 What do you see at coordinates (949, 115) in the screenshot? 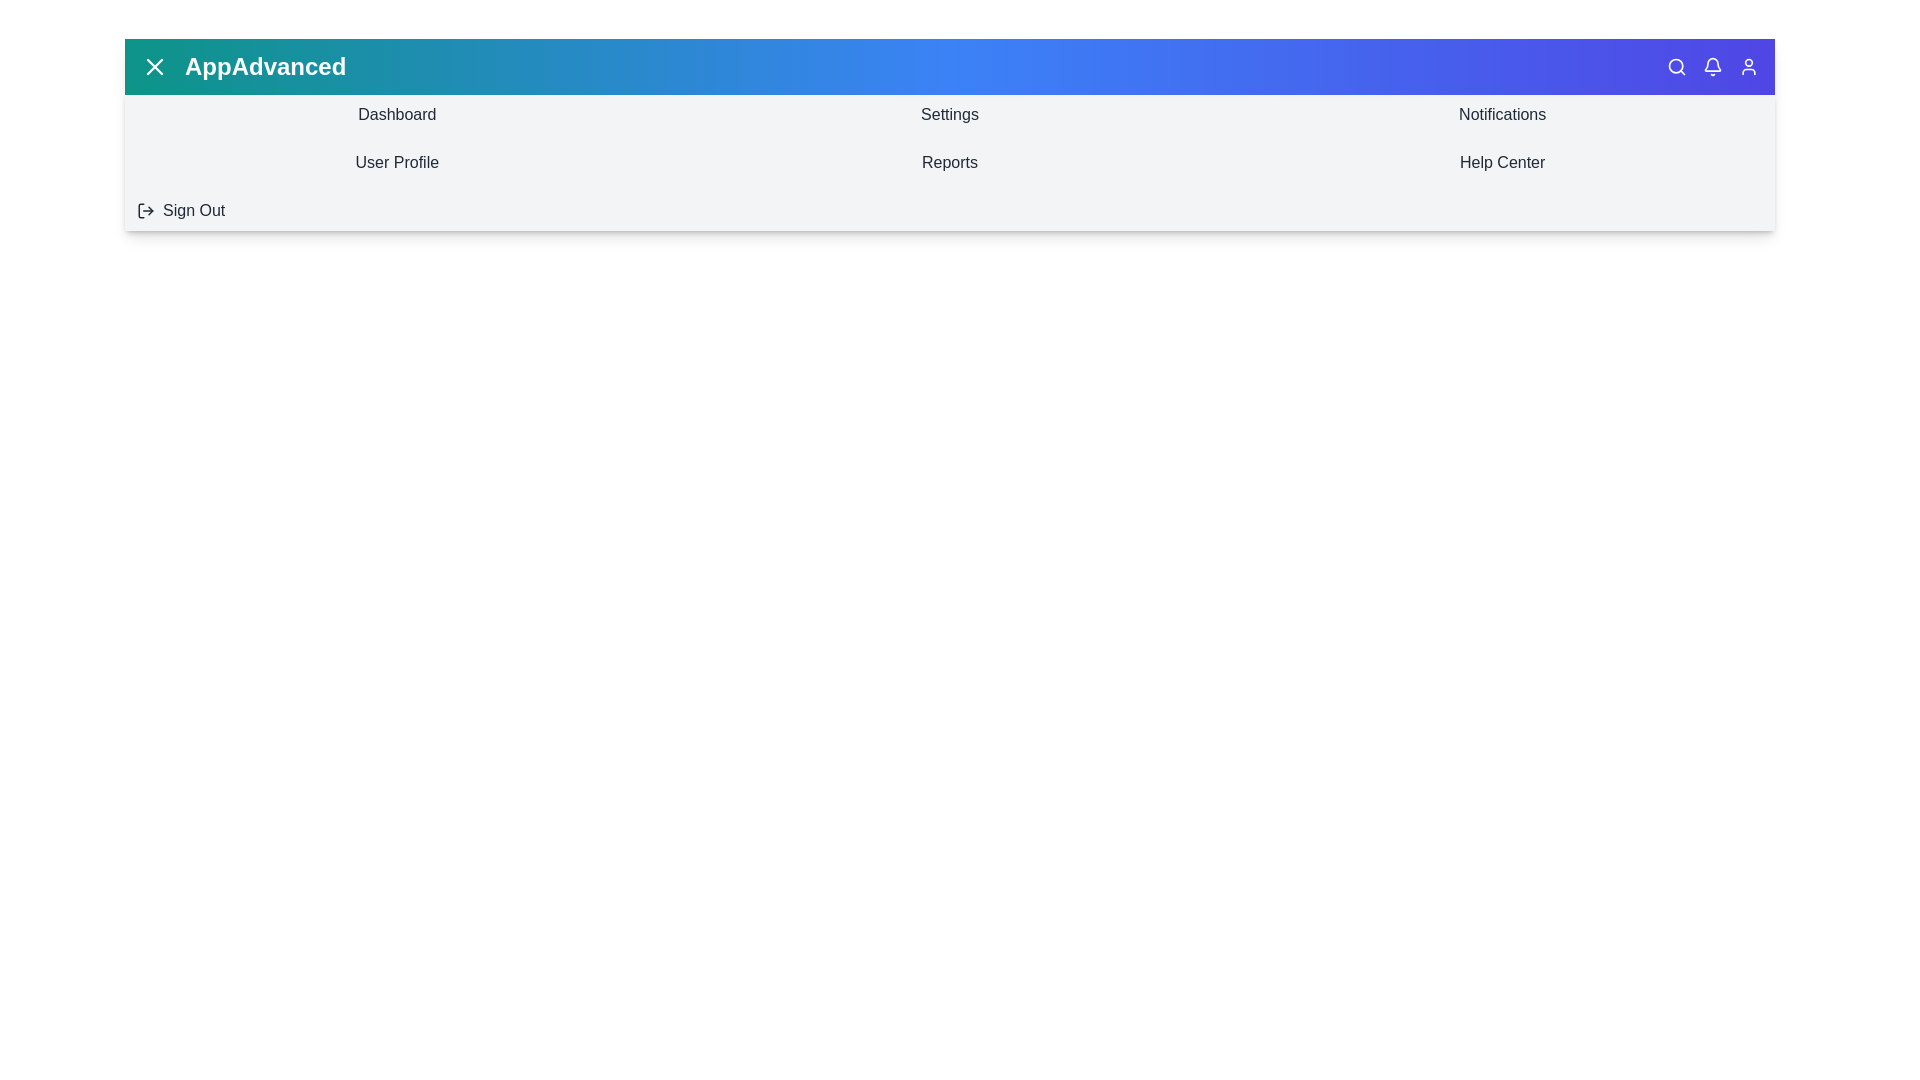
I see `the menu item Settings from the menu bar` at bounding box center [949, 115].